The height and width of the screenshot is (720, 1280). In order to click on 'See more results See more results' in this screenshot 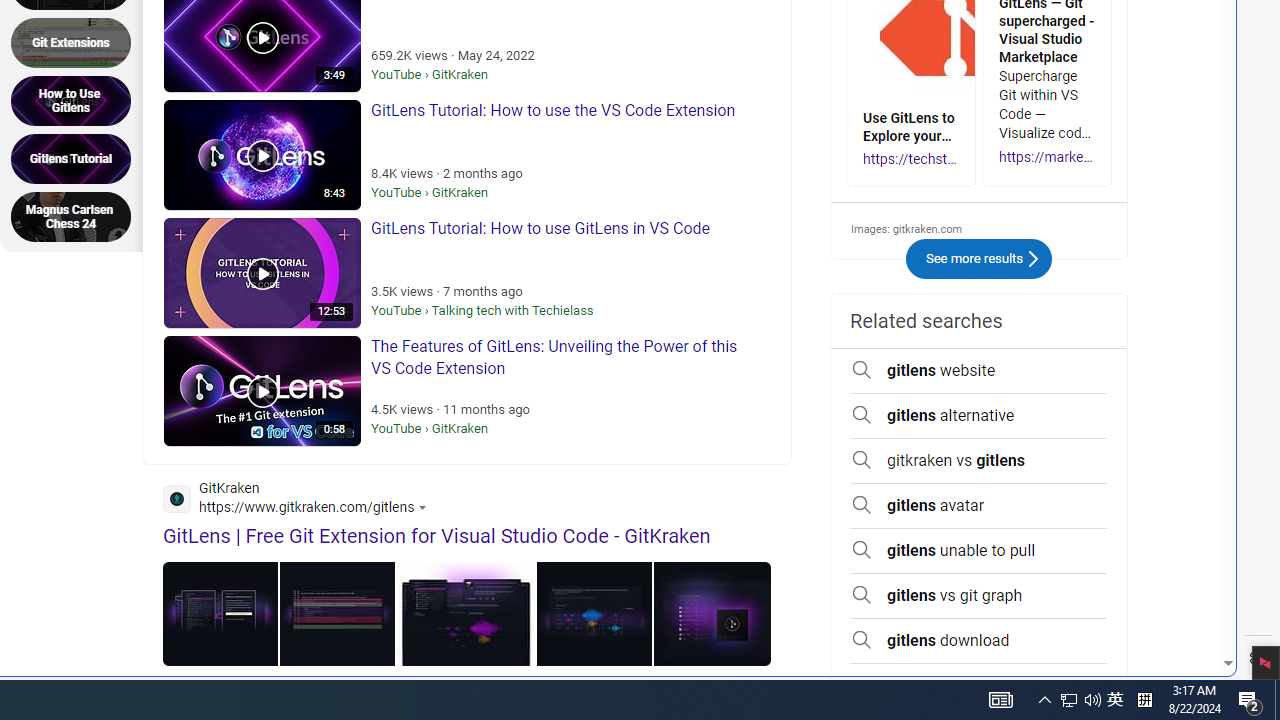, I will do `click(979, 258)`.